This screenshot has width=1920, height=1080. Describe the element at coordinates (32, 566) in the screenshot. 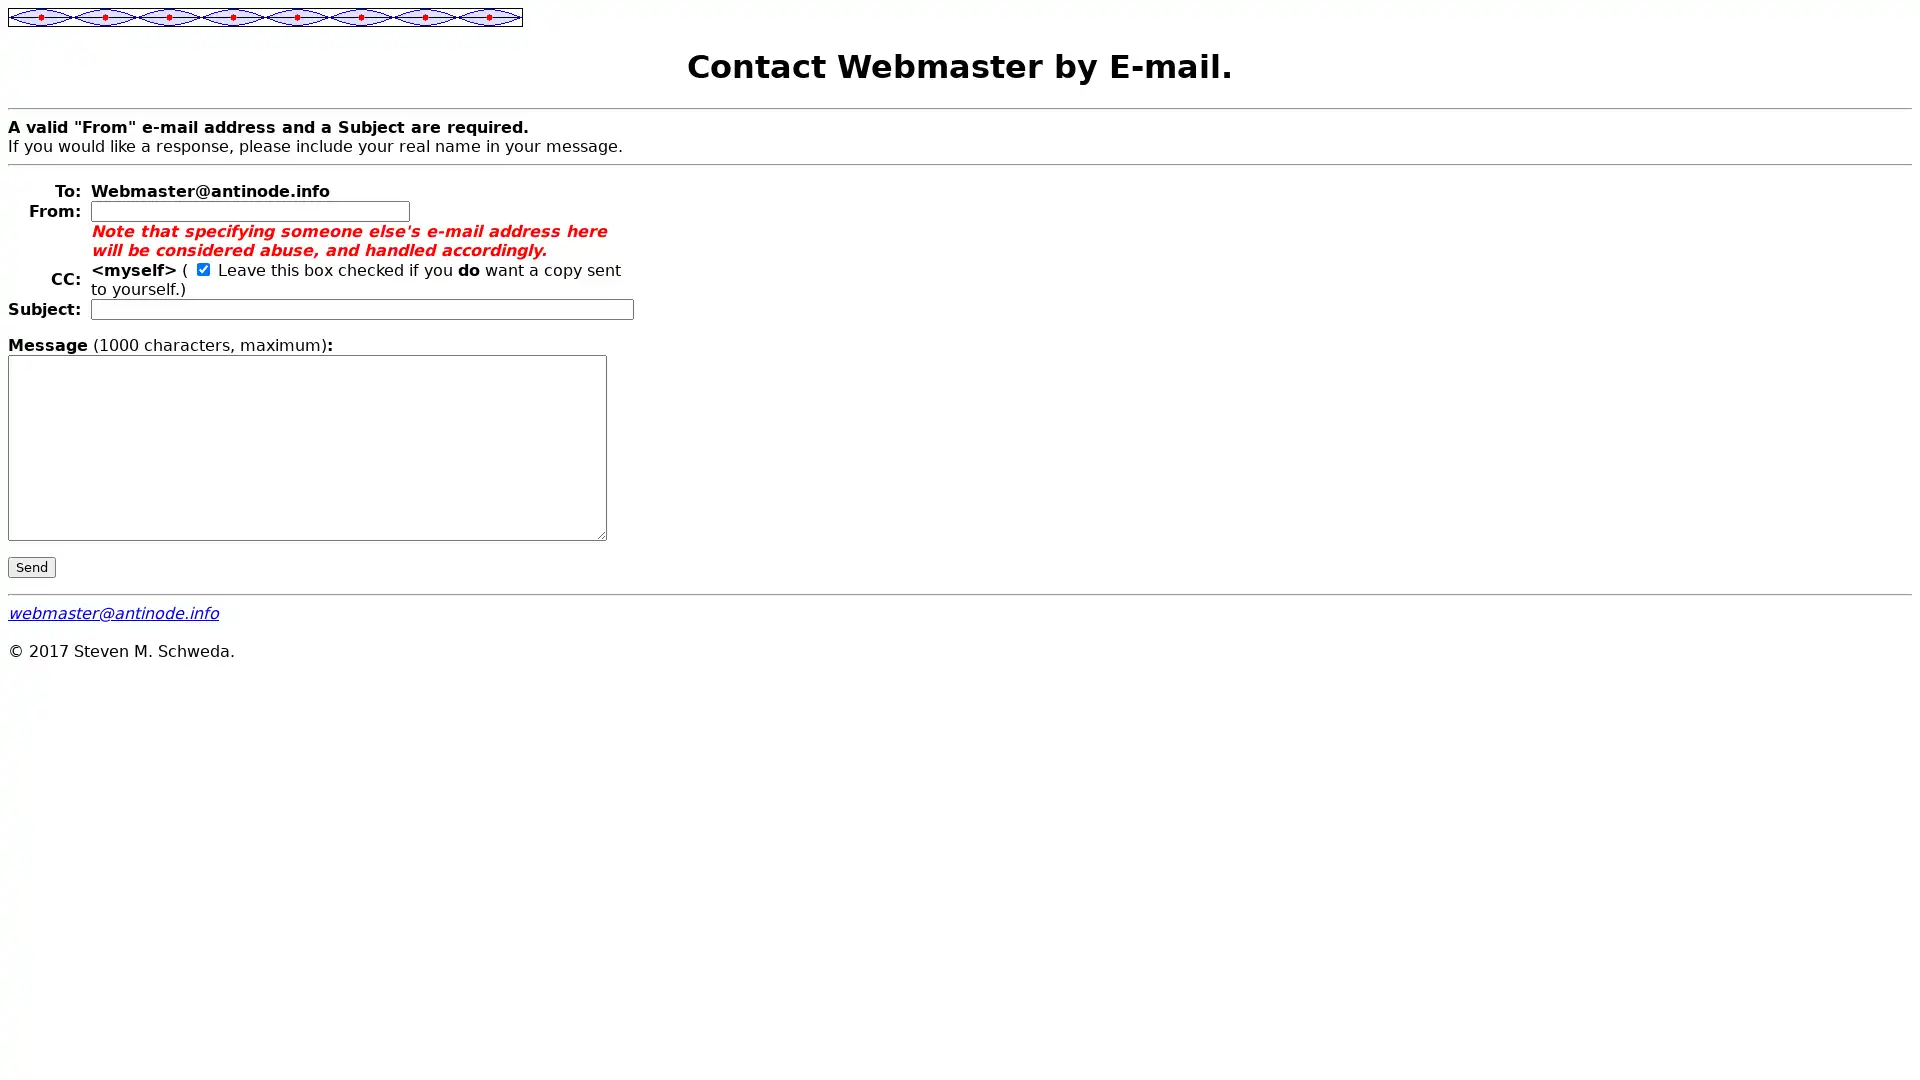

I see `Send` at that location.